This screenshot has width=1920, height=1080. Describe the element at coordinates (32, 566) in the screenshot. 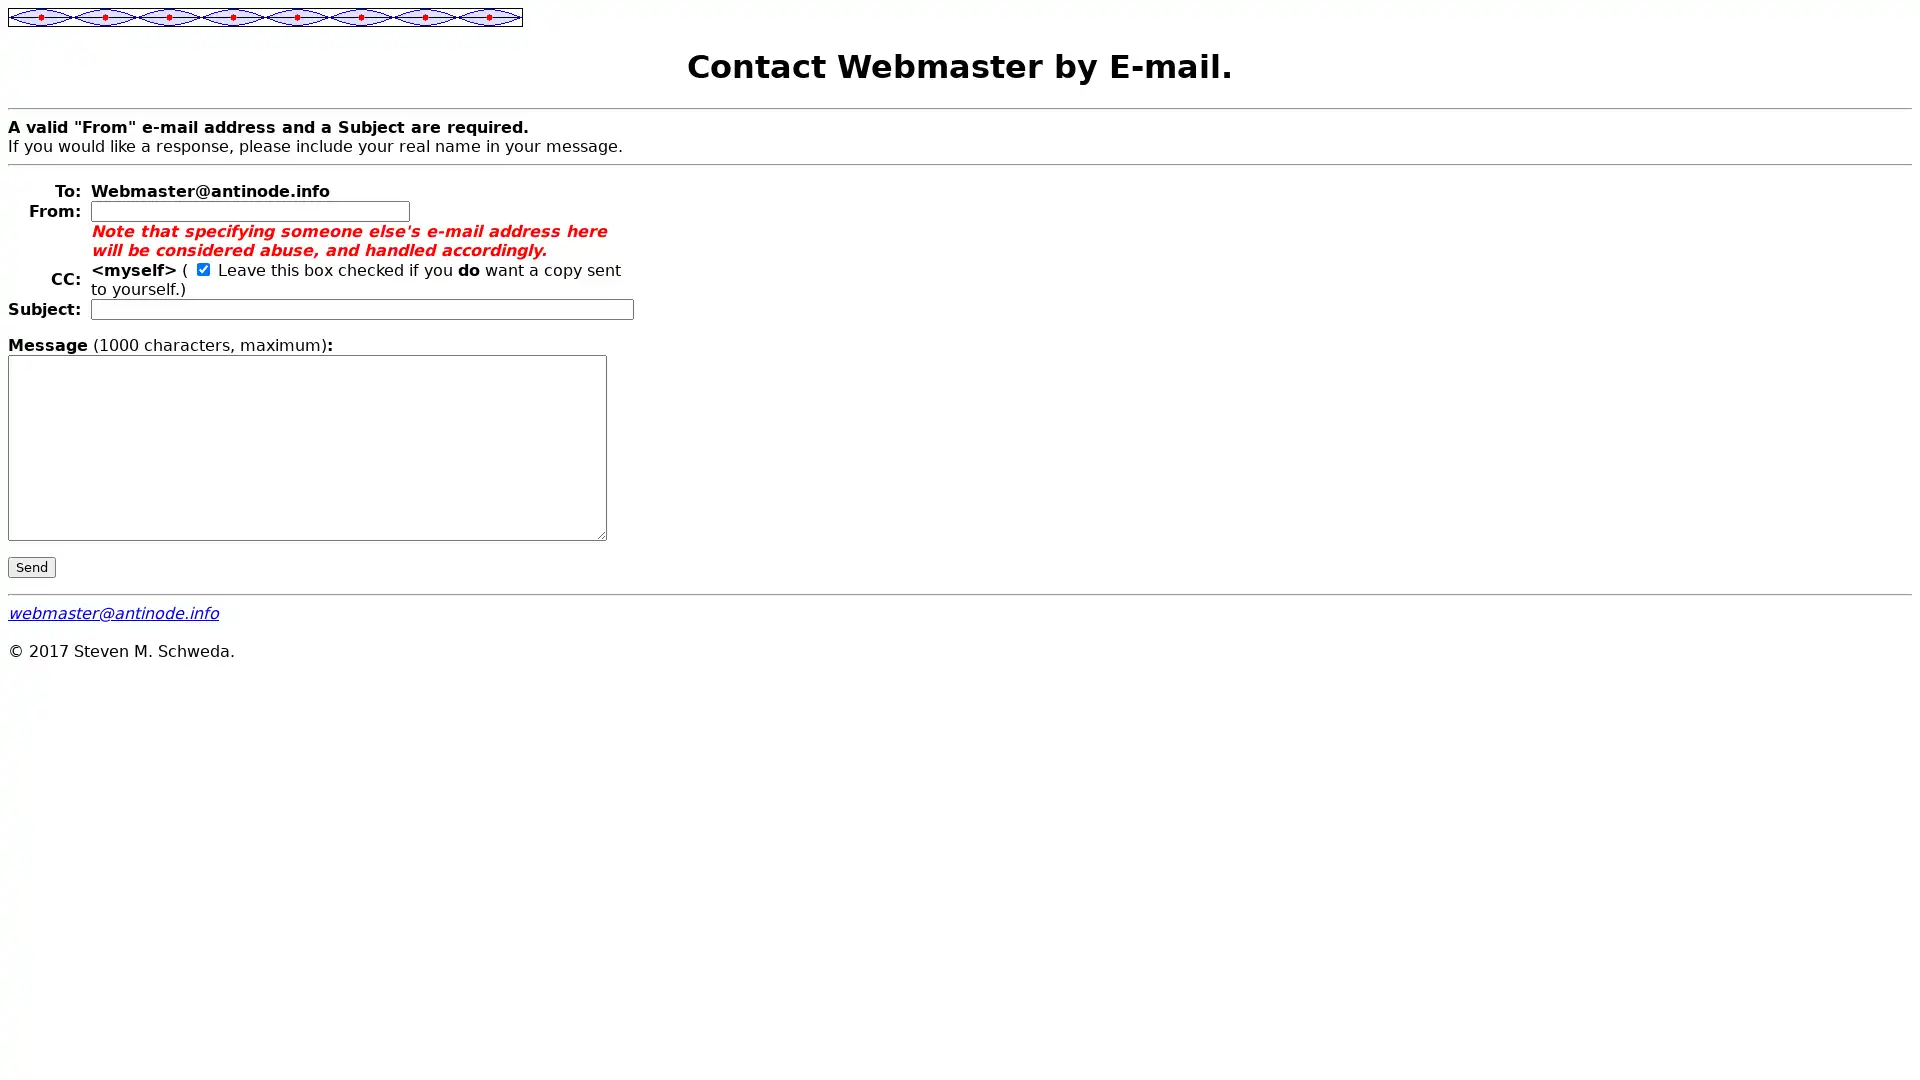

I see `Send` at that location.